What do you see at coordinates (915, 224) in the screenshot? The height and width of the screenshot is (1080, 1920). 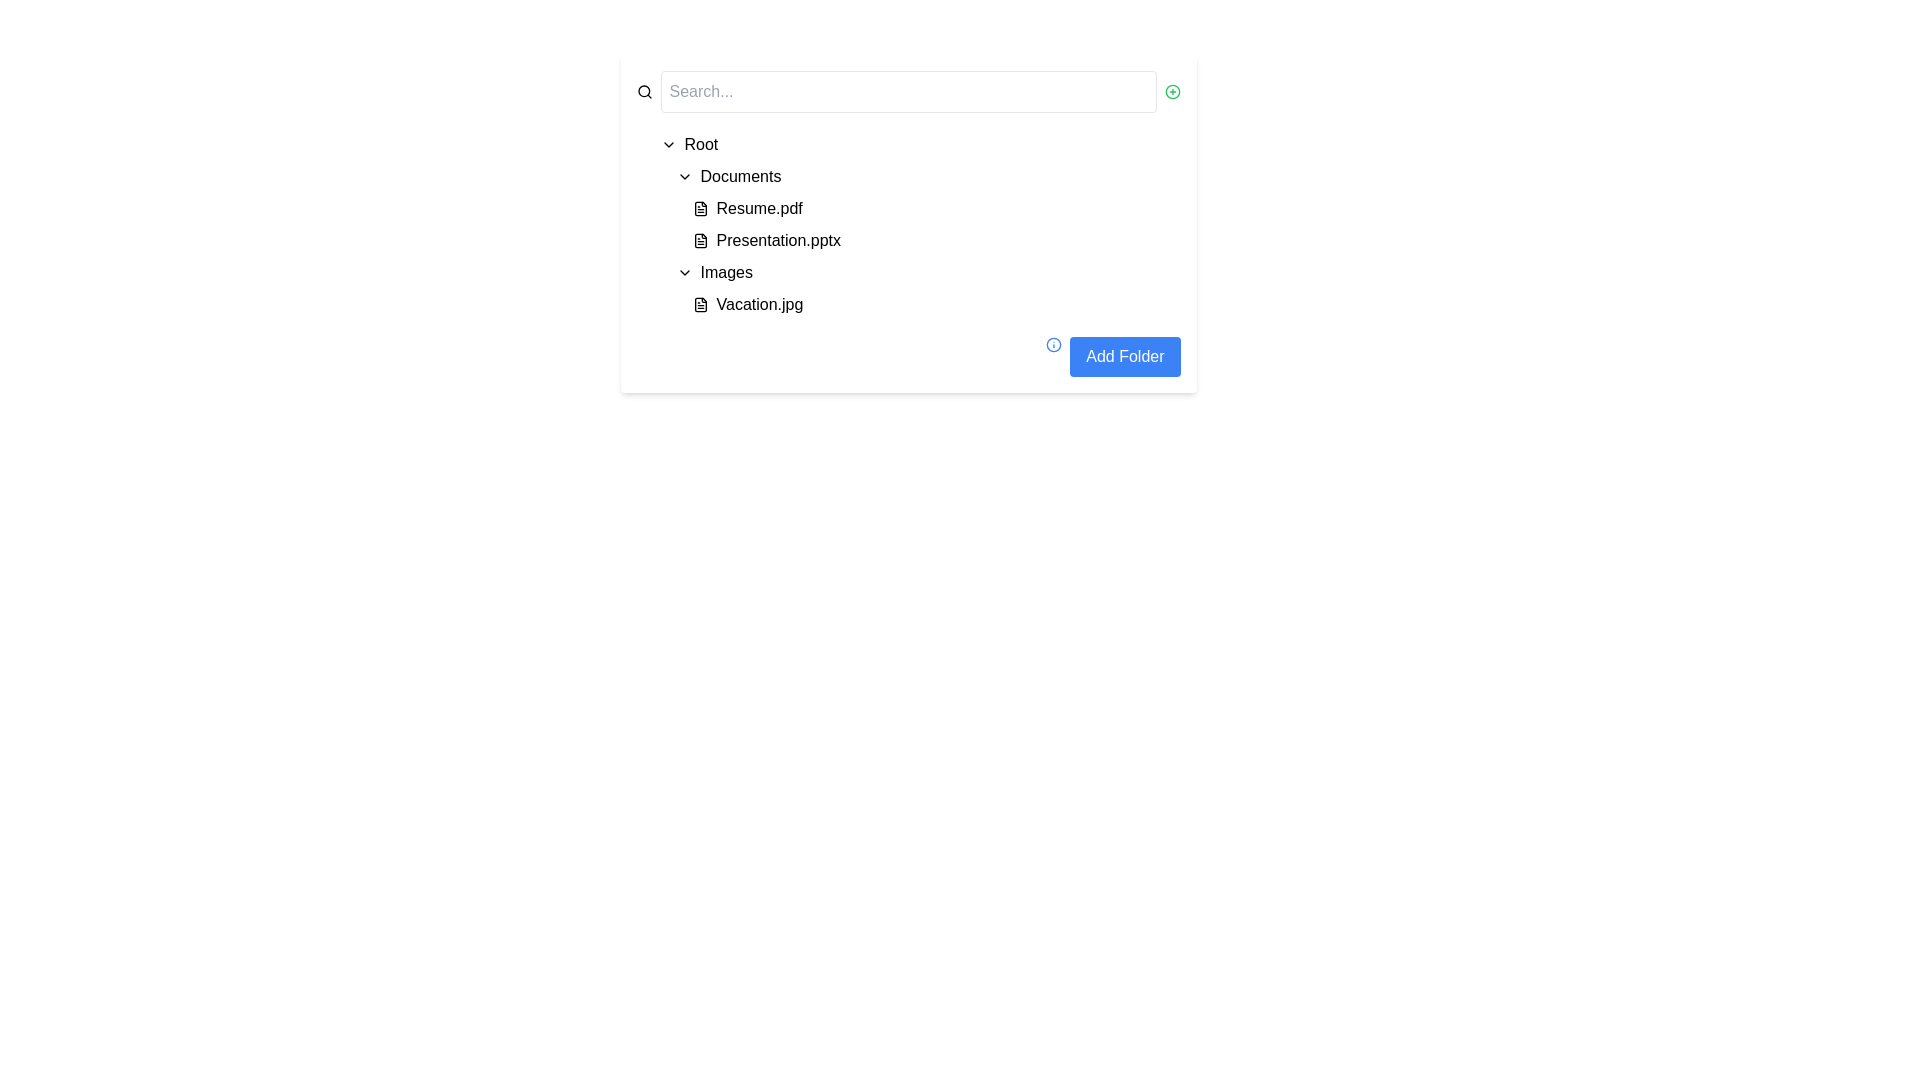 I see `the hierarchical list or tree view component displaying the file structure, including folders like 'Root' and files such as 'Resume.pdf'` at bounding box center [915, 224].